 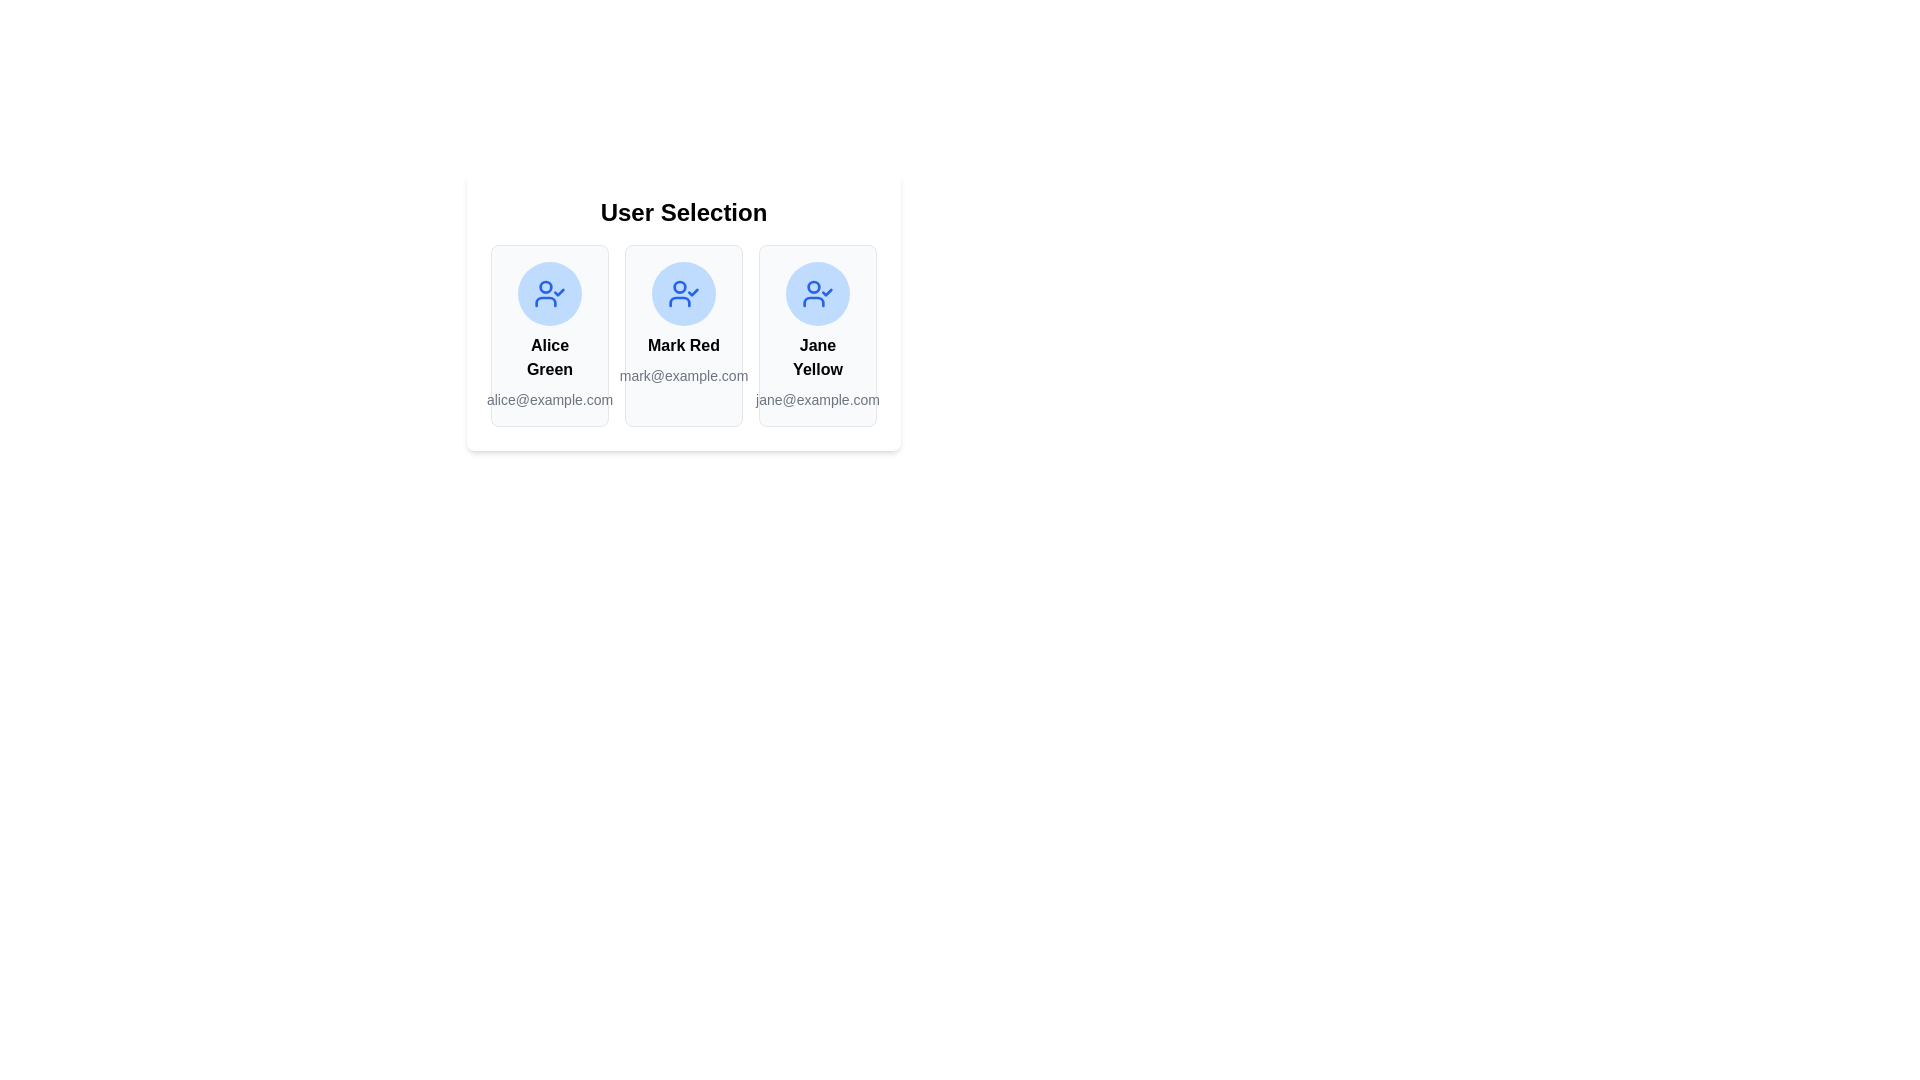 I want to click on the text label displaying the email address of user 'Alice Green', located in the bottom section of the leftmost card, directly beneath the name text, so click(x=550, y=400).